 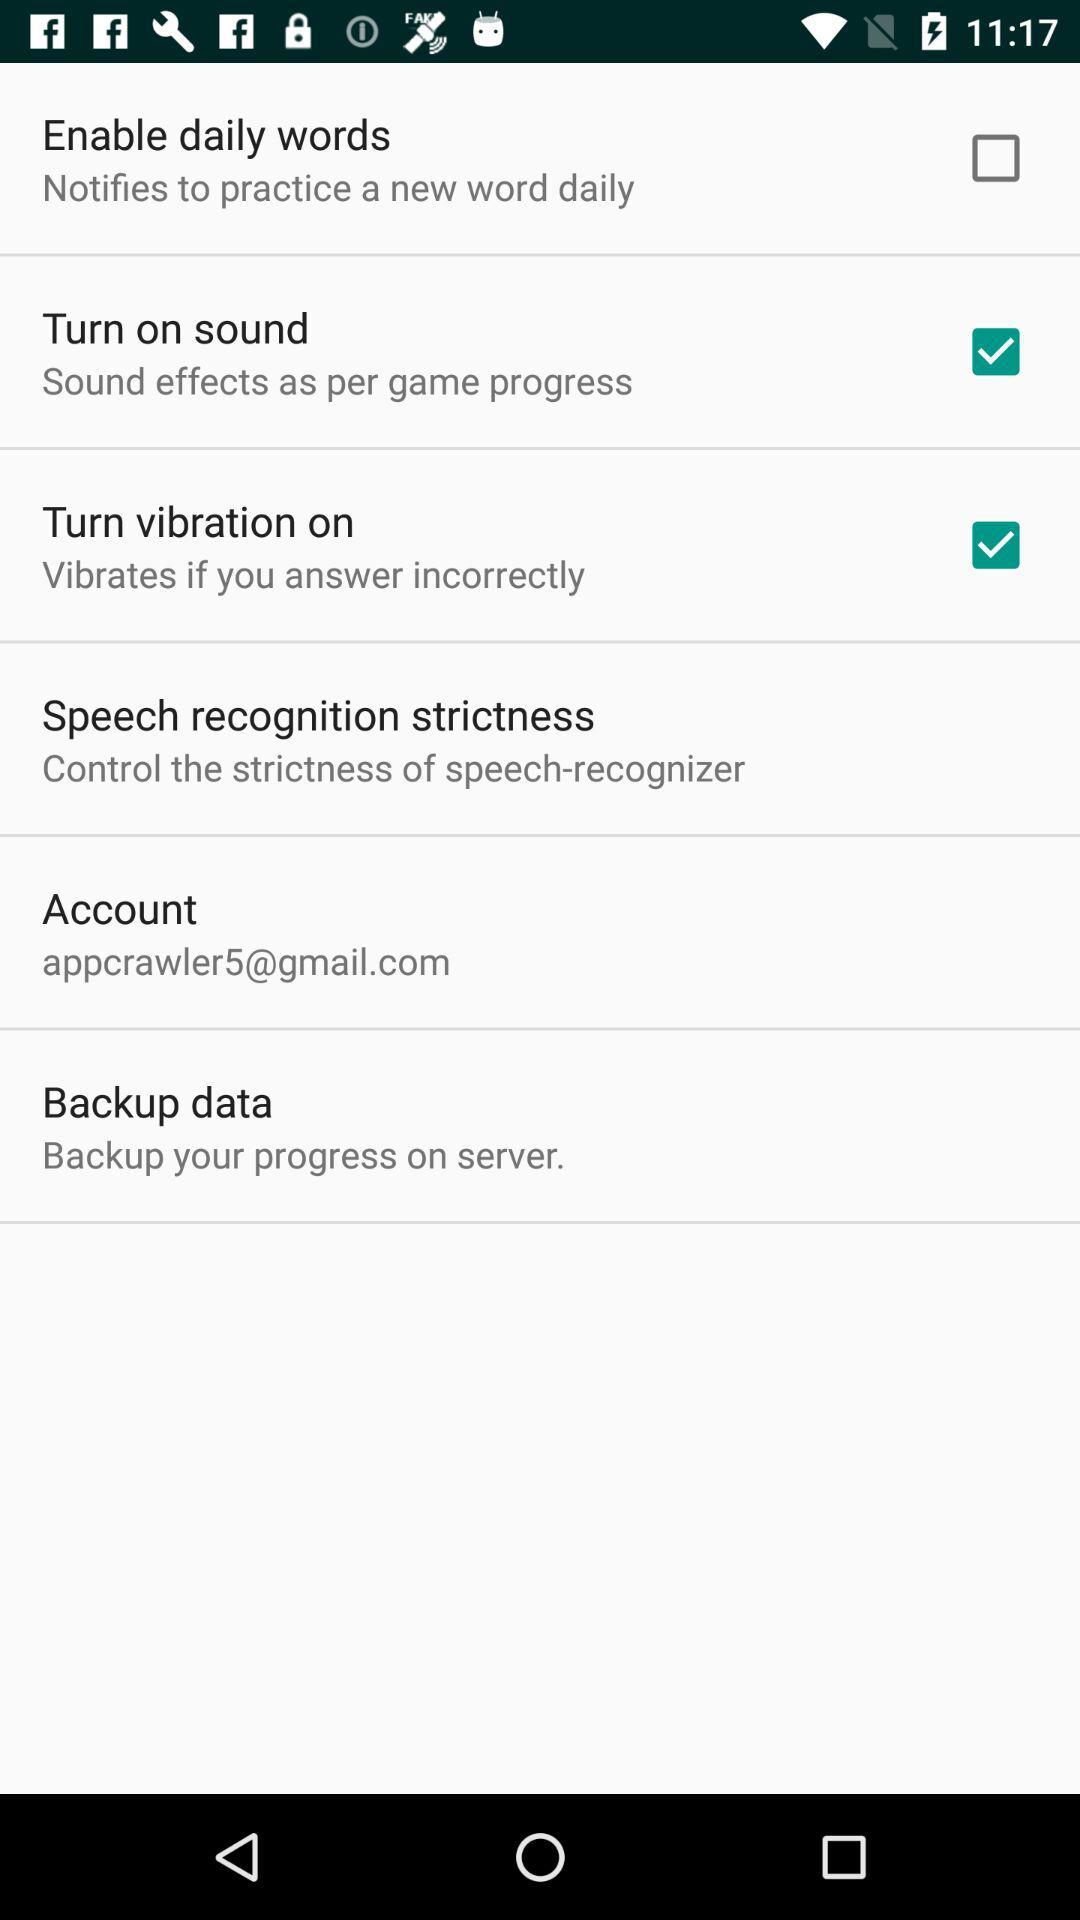 What do you see at coordinates (119, 906) in the screenshot?
I see `account app` at bounding box center [119, 906].